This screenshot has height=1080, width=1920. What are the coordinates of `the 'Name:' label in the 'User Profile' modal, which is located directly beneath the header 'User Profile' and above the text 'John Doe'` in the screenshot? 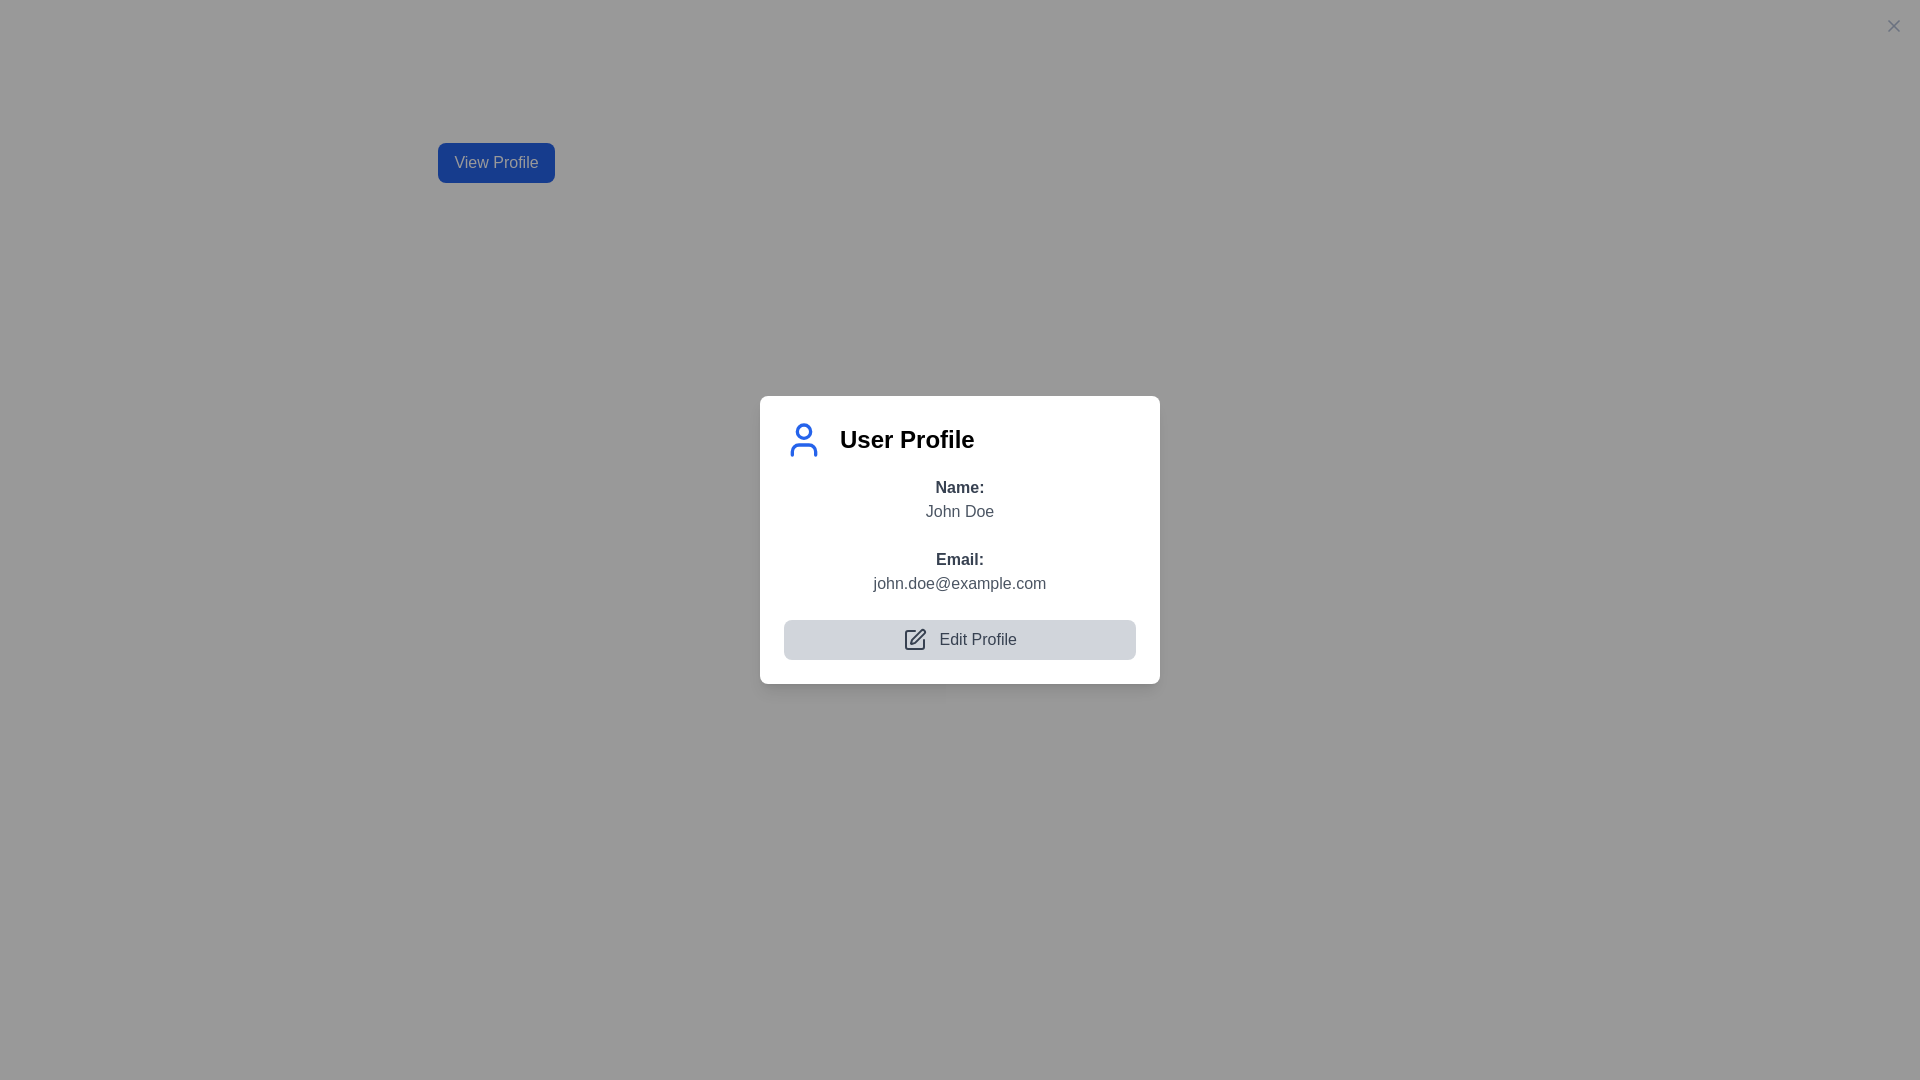 It's located at (960, 486).